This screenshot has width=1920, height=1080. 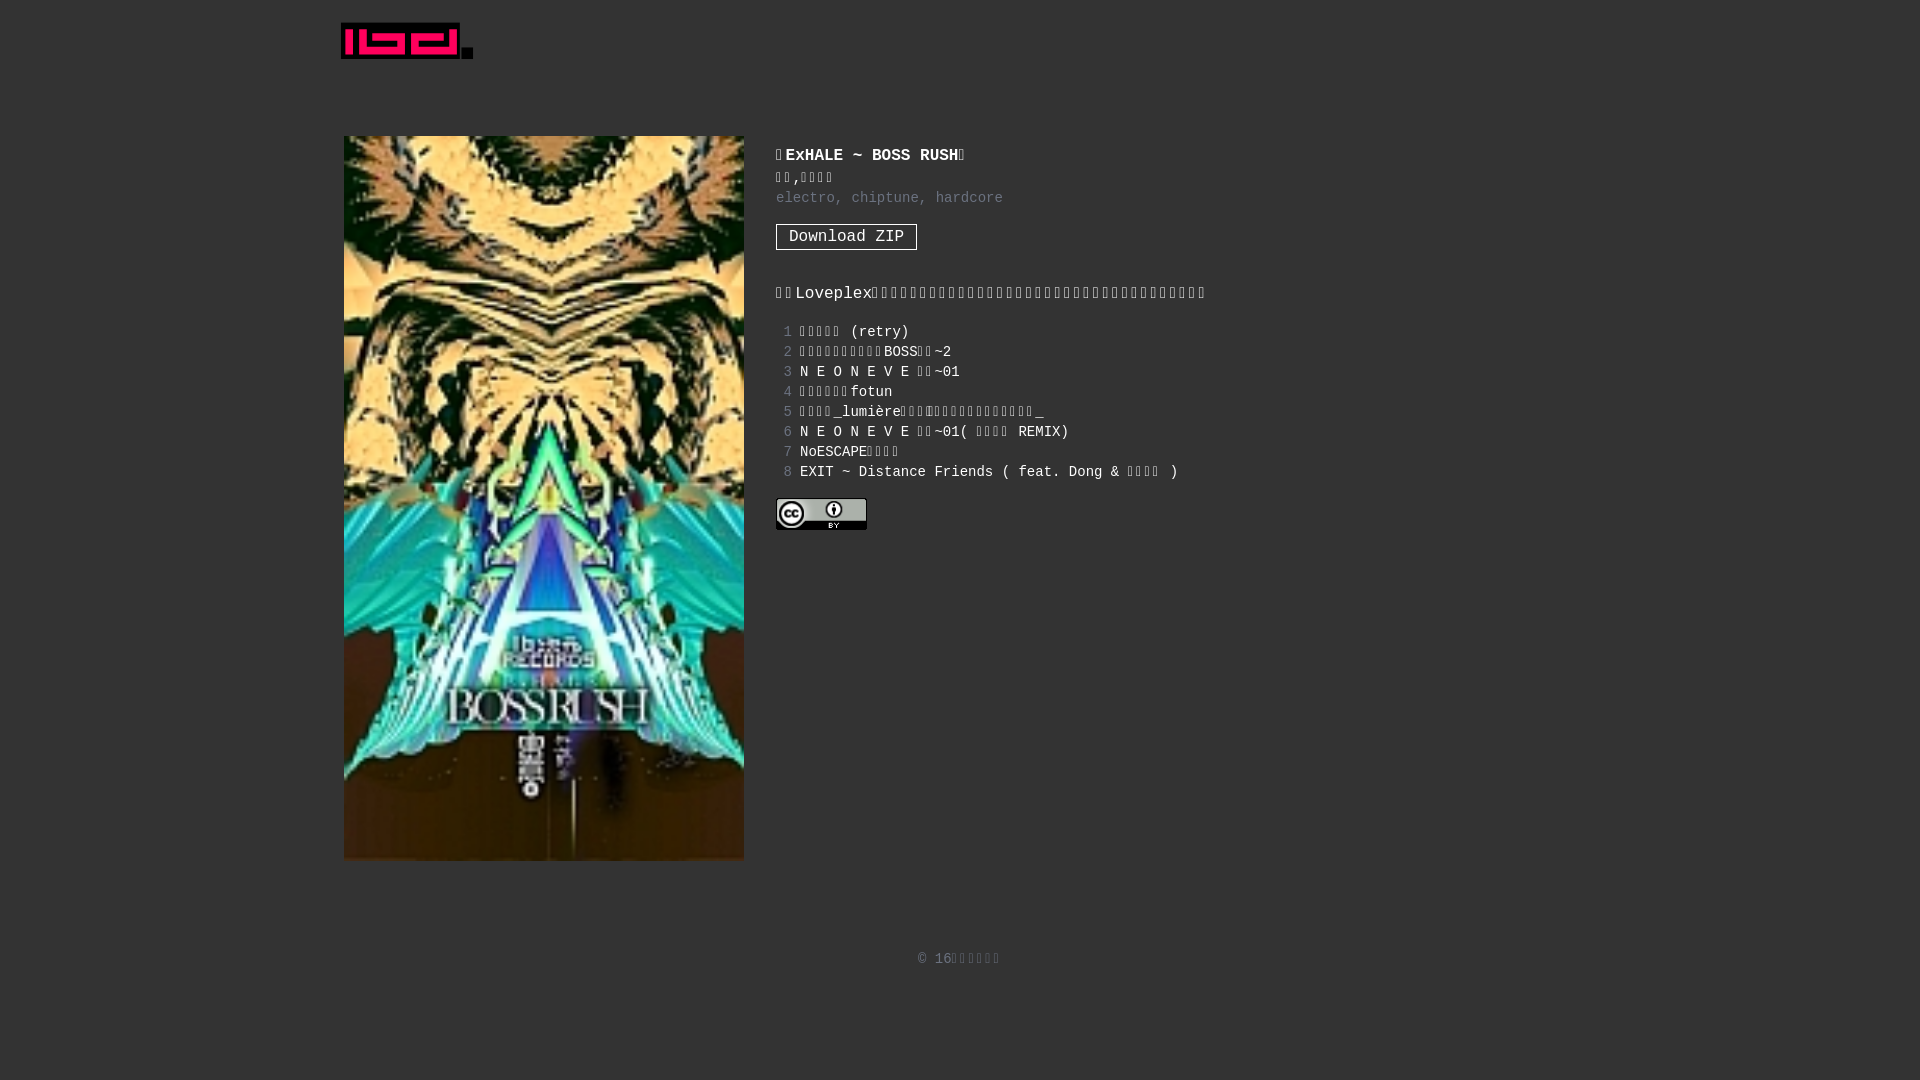 I want to click on 'Download ZIP', so click(x=846, y=235).